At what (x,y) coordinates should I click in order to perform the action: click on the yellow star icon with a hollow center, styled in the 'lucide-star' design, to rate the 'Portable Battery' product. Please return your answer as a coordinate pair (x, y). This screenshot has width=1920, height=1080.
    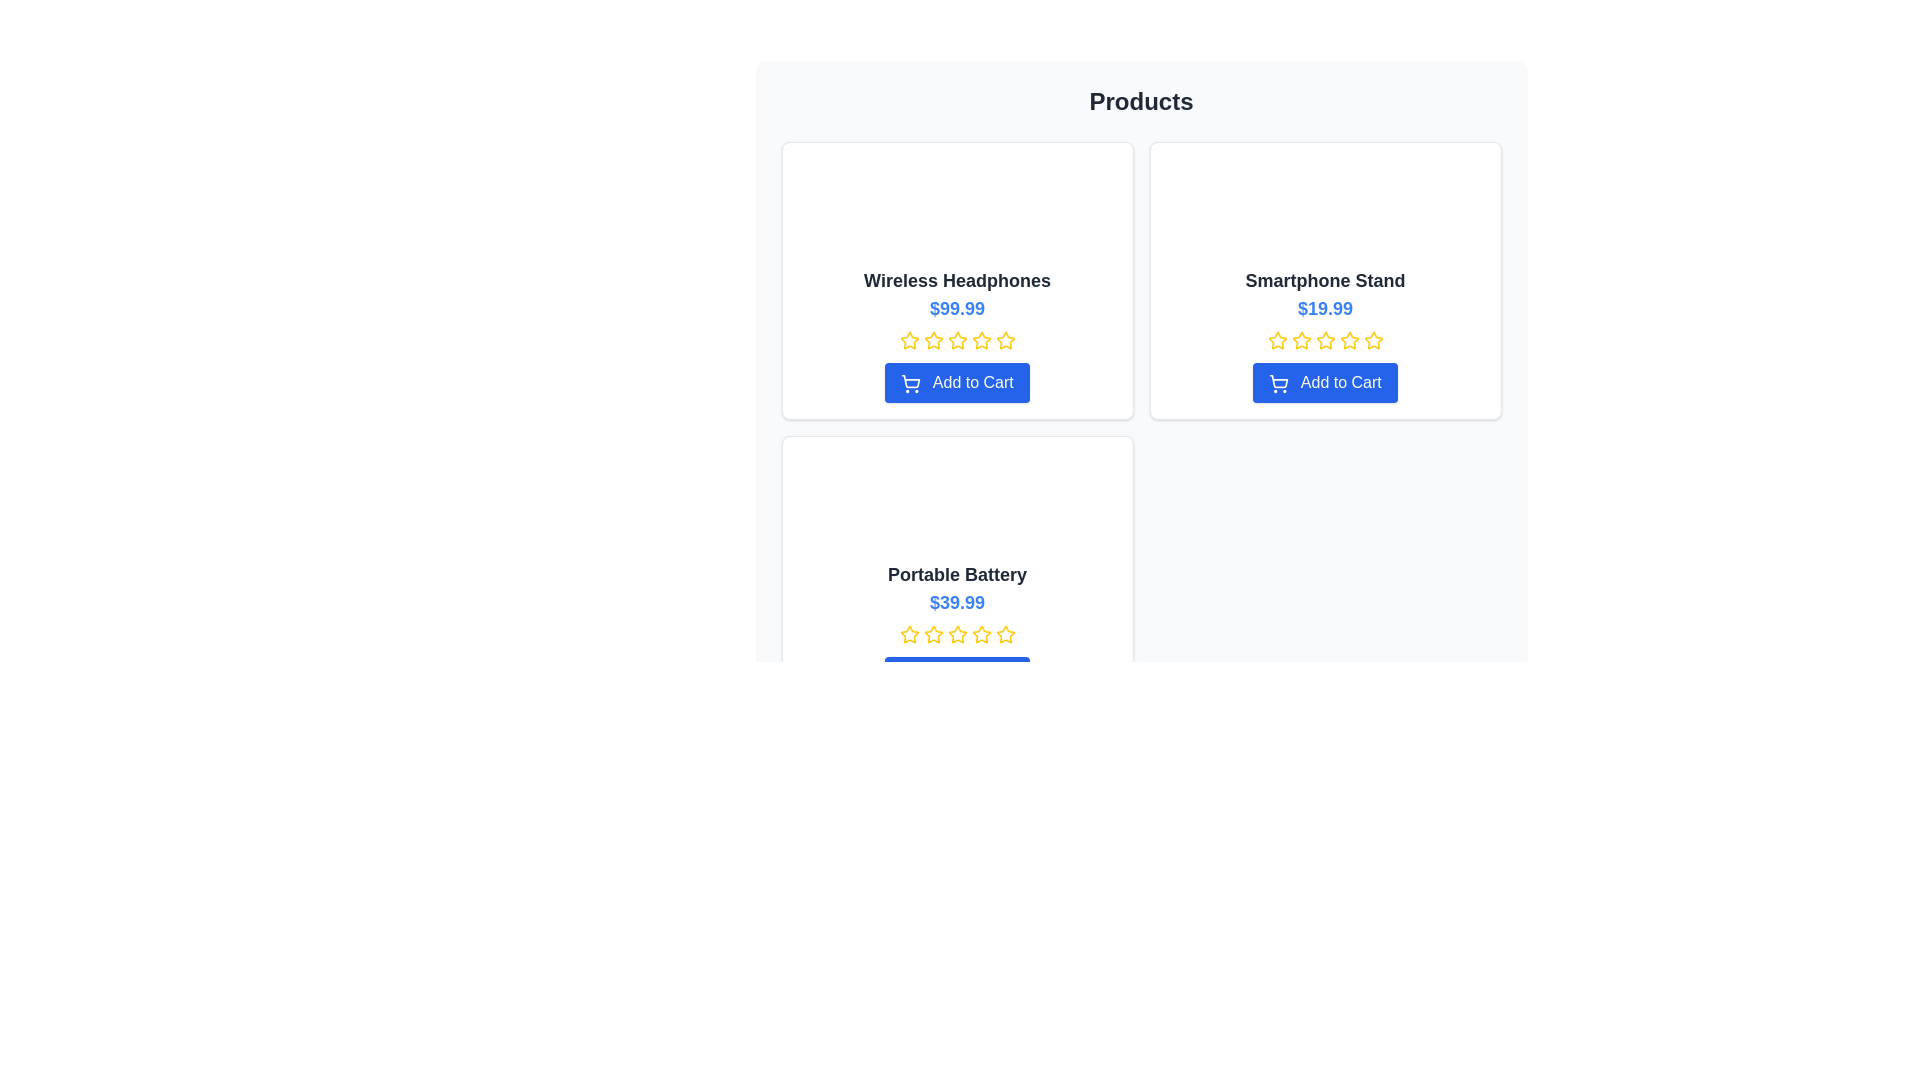
    Looking at the image, I should click on (981, 635).